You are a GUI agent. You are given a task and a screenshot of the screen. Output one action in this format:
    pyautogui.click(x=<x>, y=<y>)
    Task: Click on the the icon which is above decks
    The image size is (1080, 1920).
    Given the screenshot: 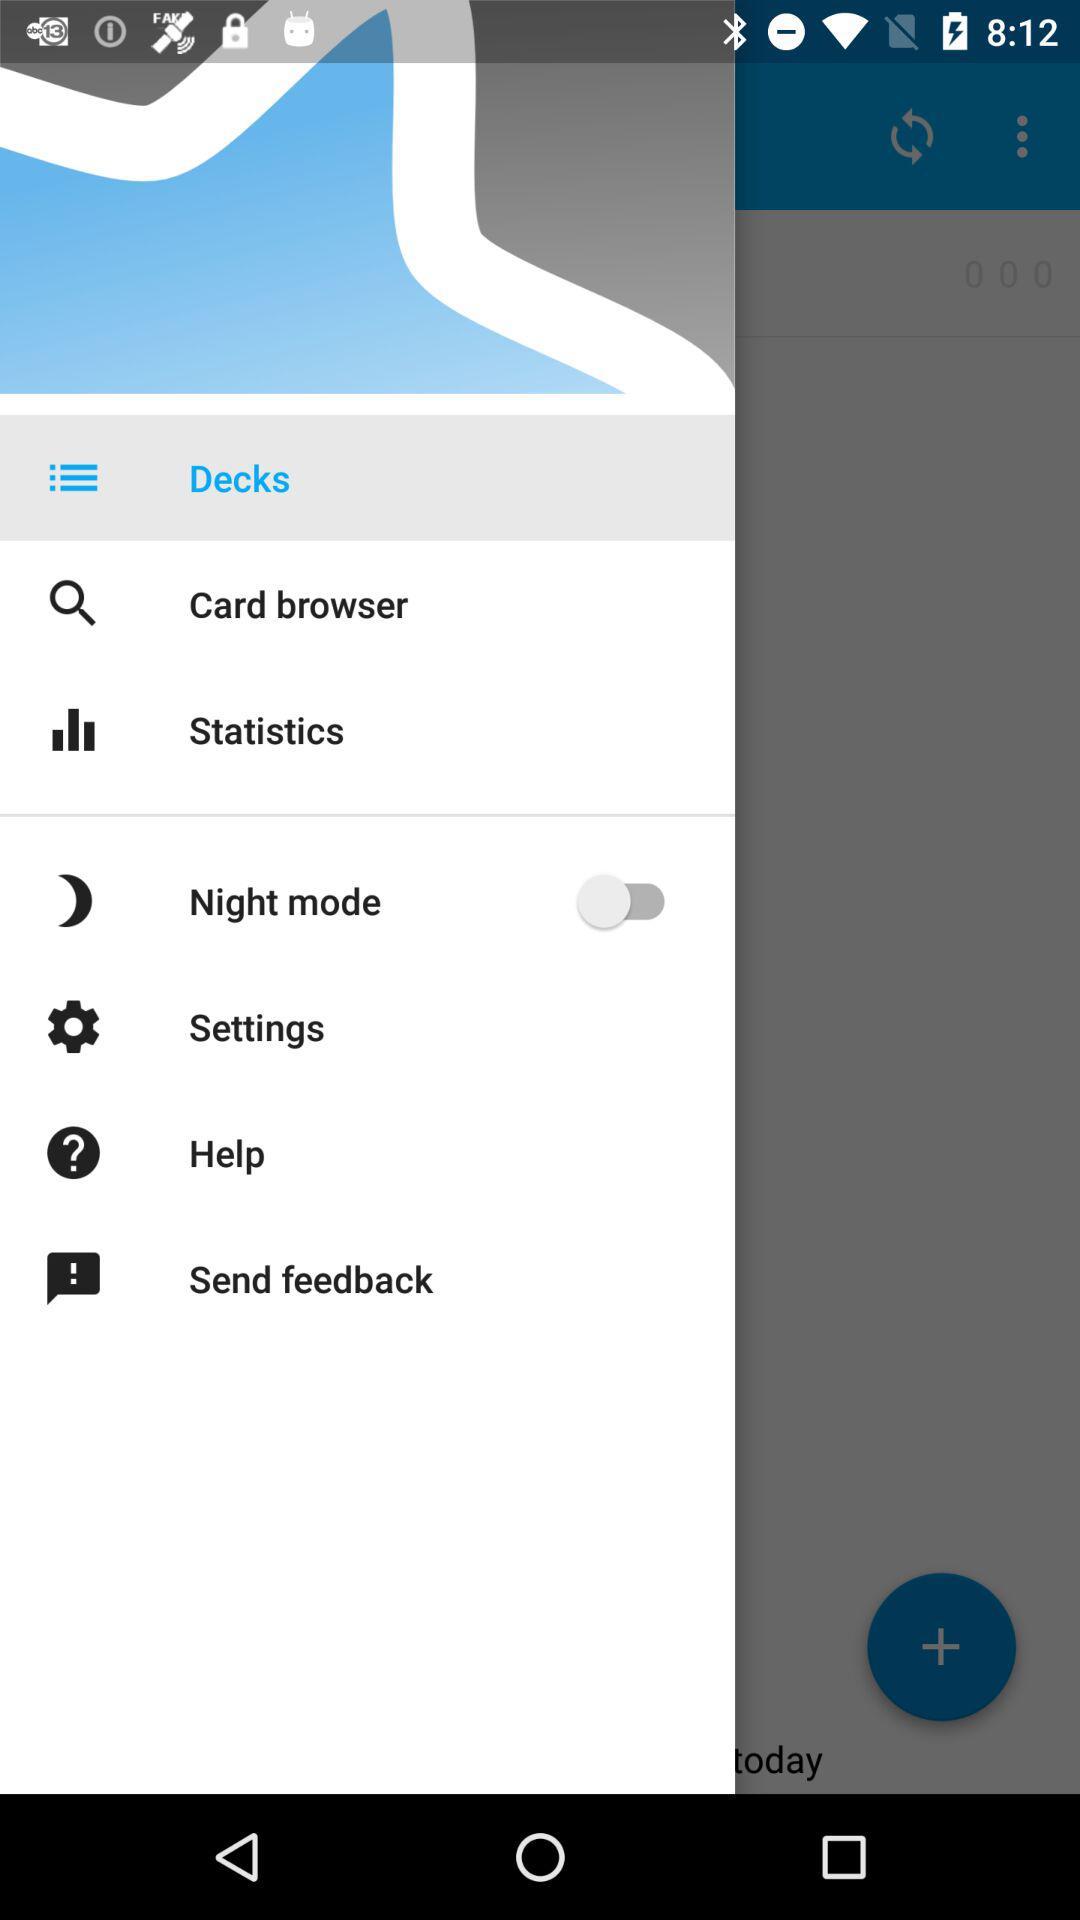 What is the action you would take?
    pyautogui.click(x=911, y=136)
    